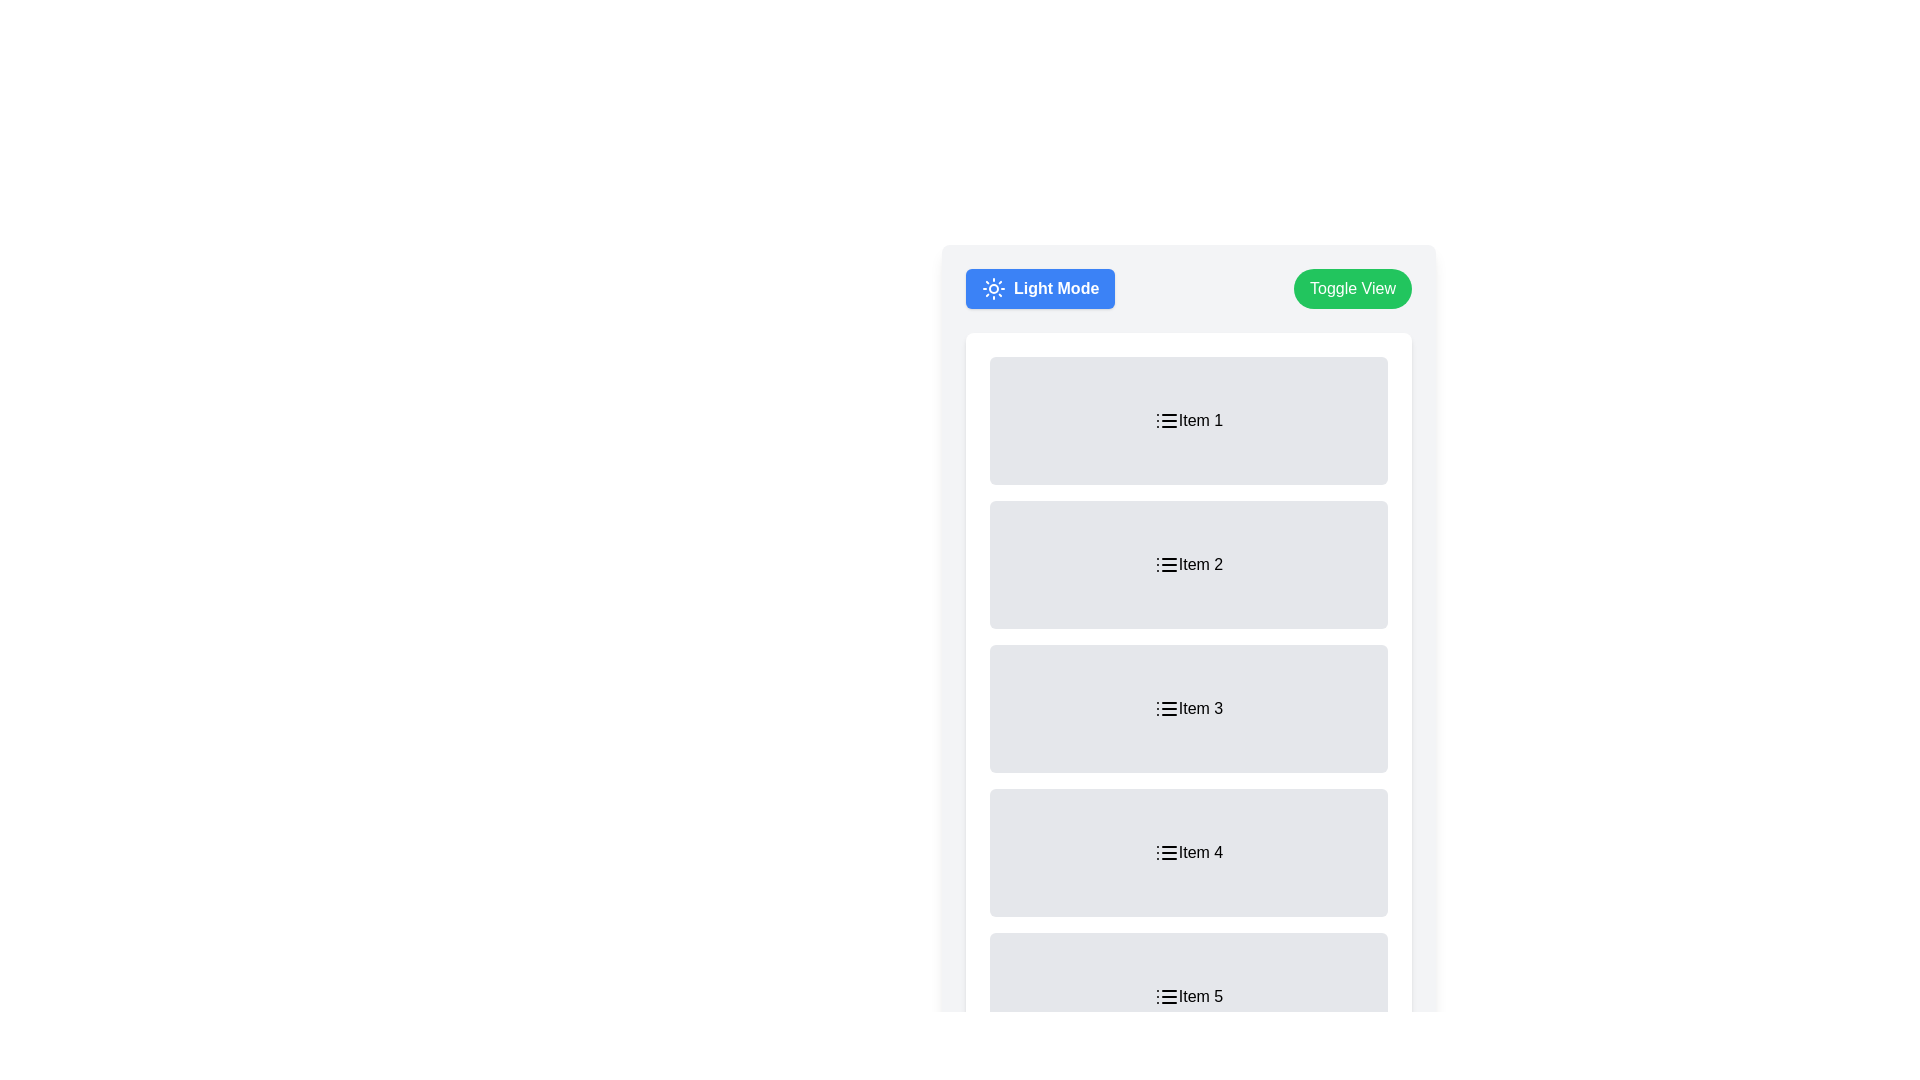  Describe the element at coordinates (1189, 996) in the screenshot. I see `the selectable list item labeled 'Item 5'` at that location.